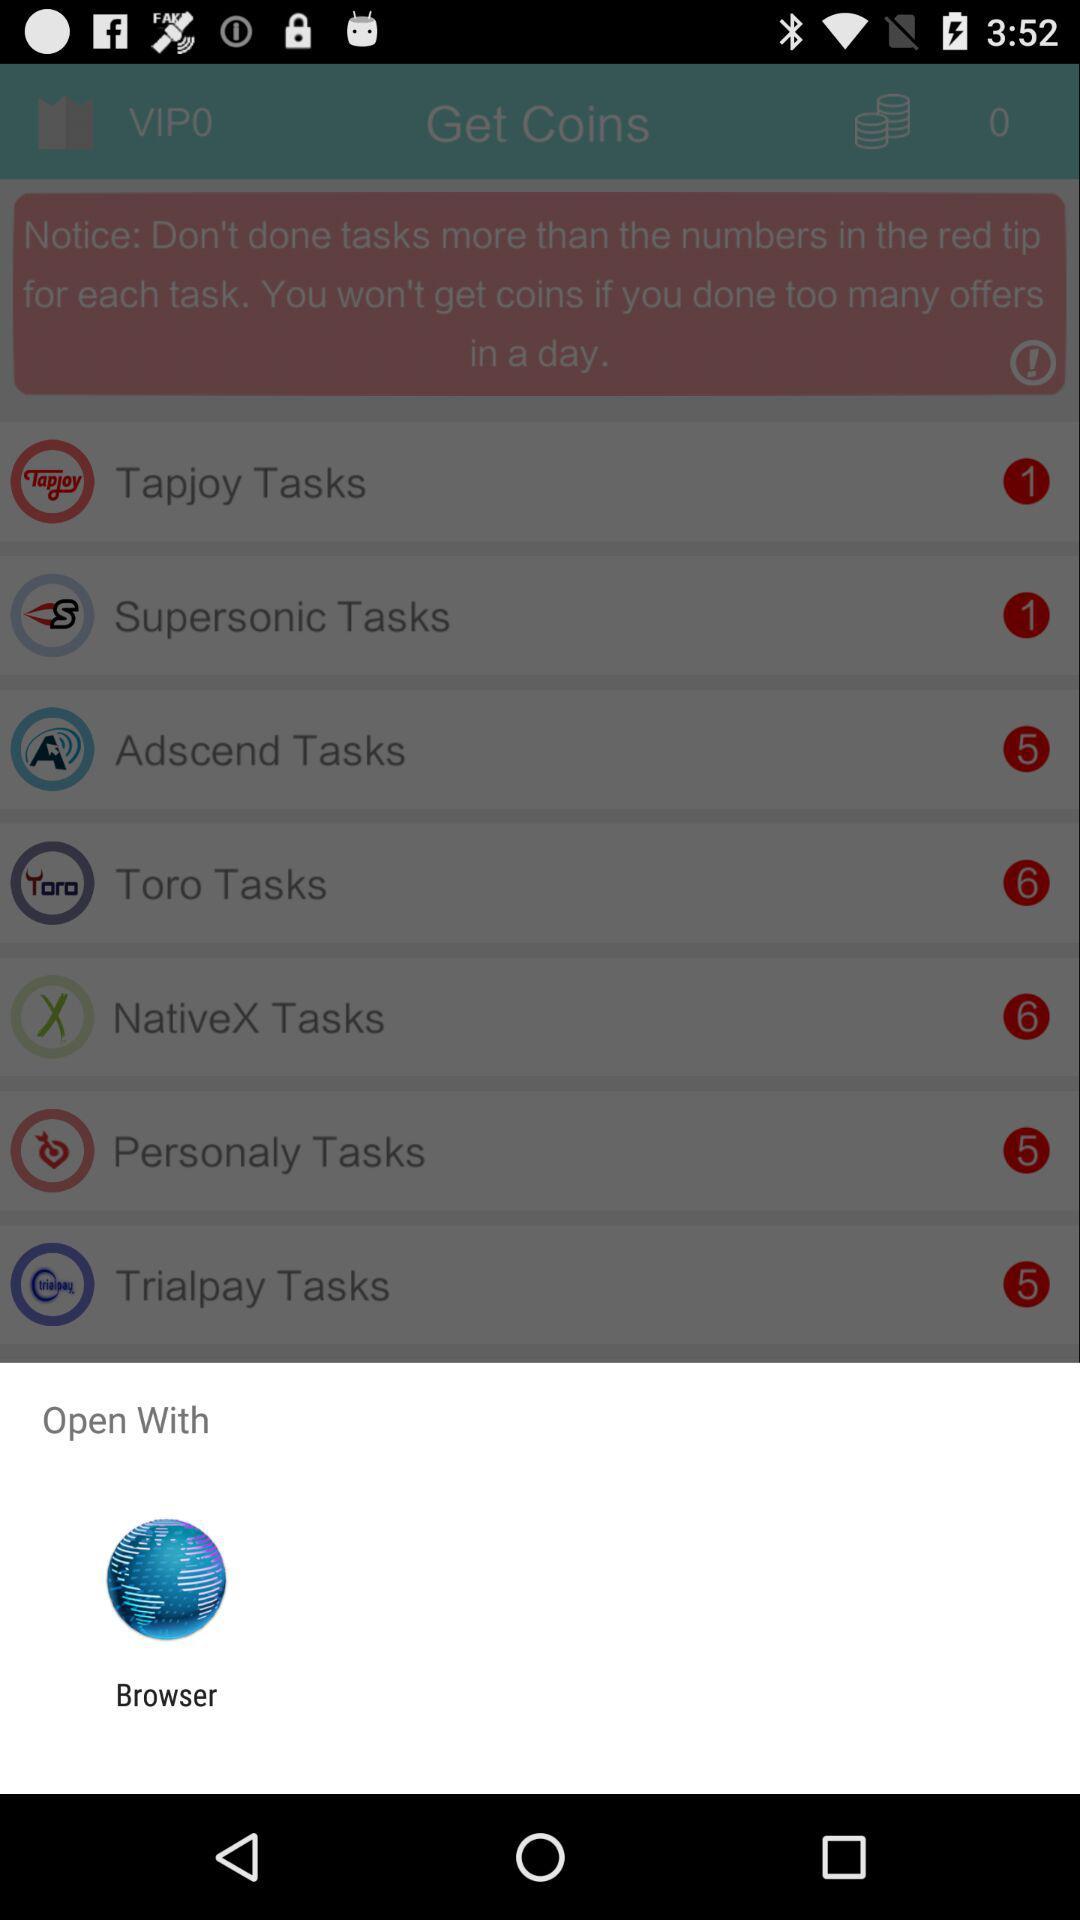 The image size is (1080, 1920). What do you see at coordinates (165, 1579) in the screenshot?
I see `item above browser item` at bounding box center [165, 1579].